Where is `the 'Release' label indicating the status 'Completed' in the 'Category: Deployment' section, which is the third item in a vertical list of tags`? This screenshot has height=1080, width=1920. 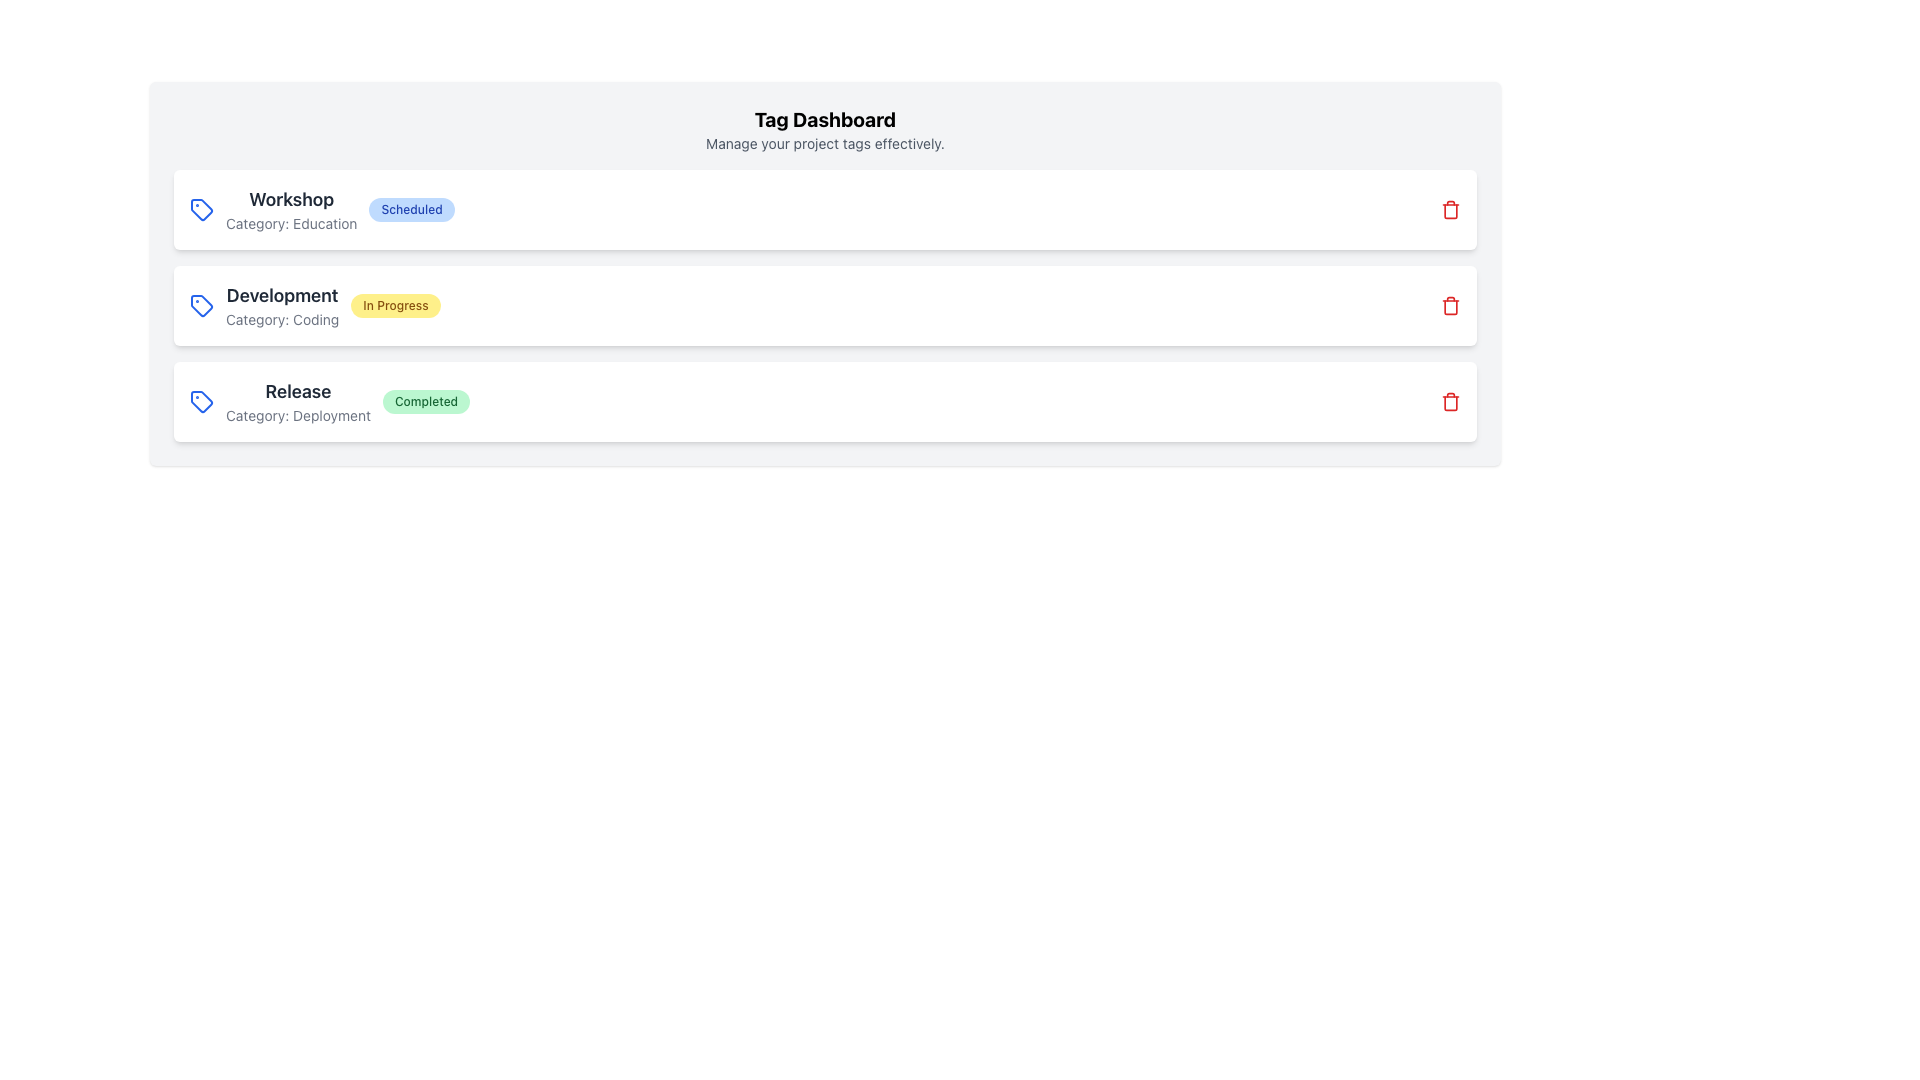
the 'Release' label indicating the status 'Completed' in the 'Category: Deployment' section, which is the third item in a vertical list of tags is located at coordinates (330, 401).